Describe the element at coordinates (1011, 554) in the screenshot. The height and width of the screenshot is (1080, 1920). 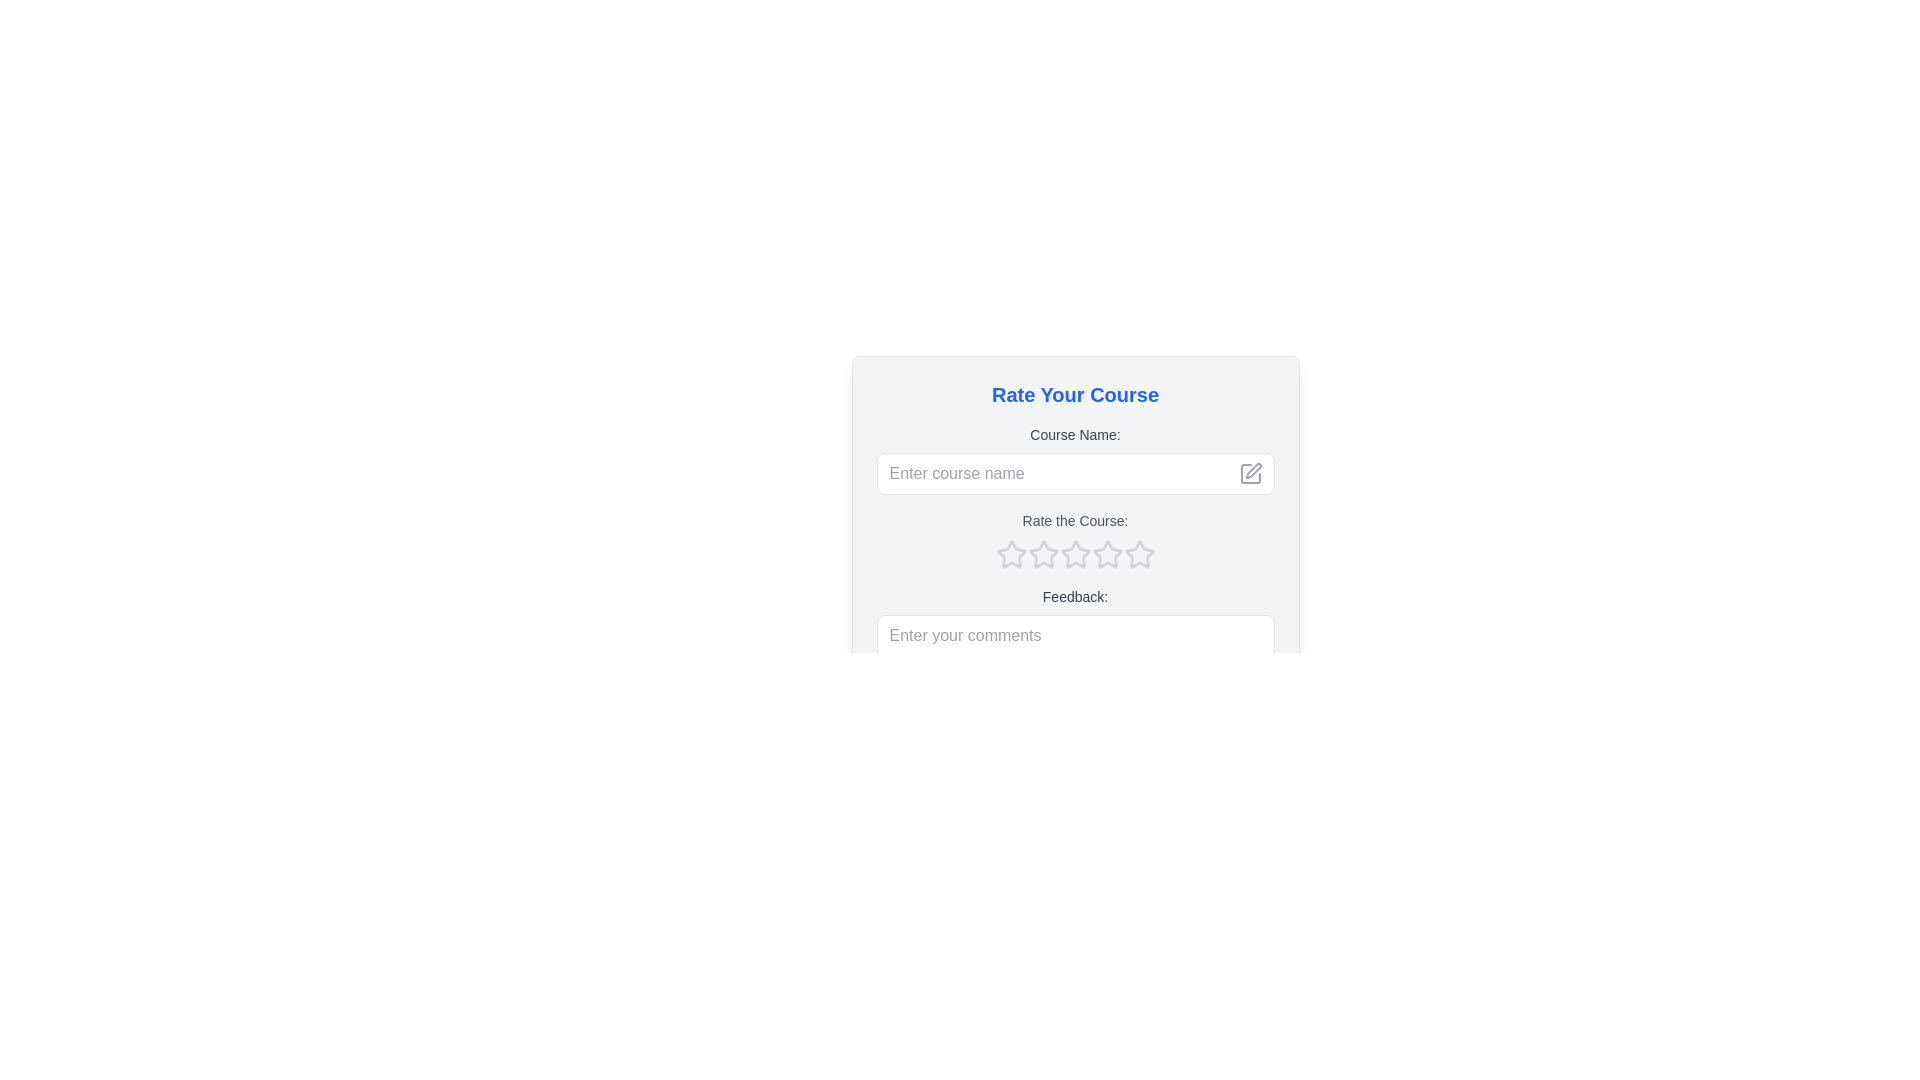
I see `the first star icon in the rating row below the text 'Rate the Course:'` at that location.